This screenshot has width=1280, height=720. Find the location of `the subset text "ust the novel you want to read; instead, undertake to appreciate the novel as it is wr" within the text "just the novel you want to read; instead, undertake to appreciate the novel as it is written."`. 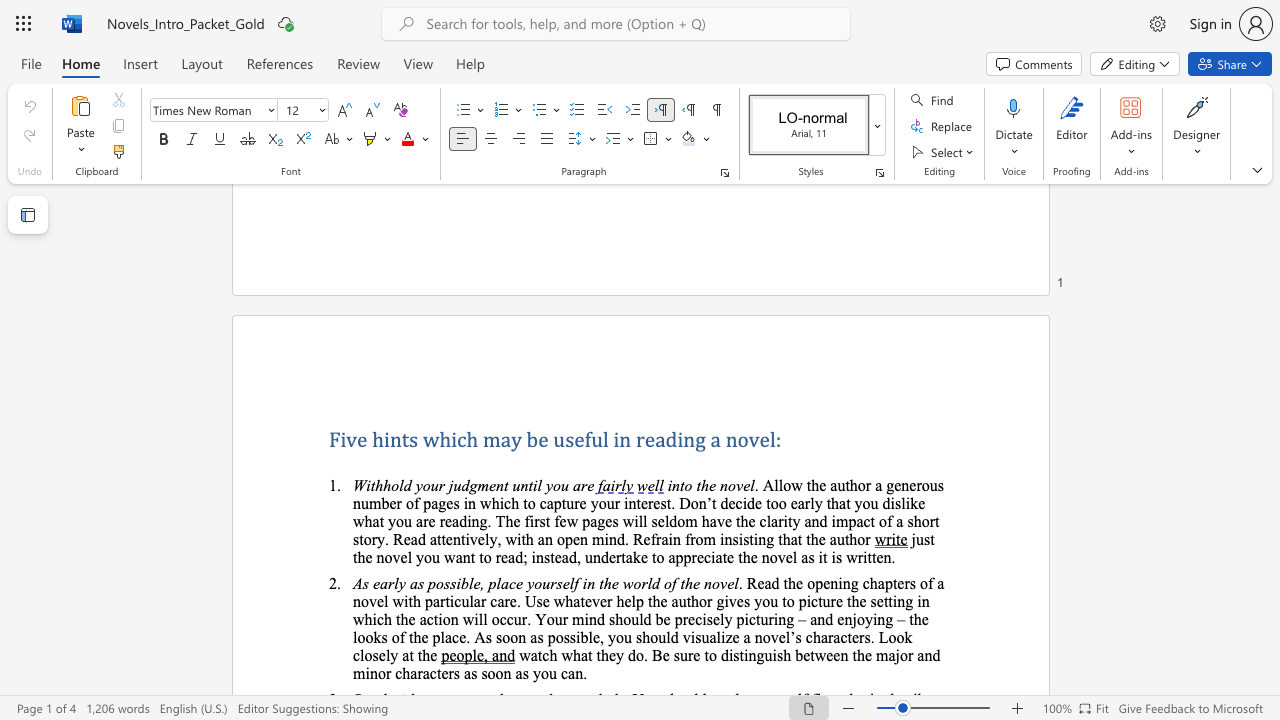

the subset text "ust the novel you want to read; instead, undertake to appreciate the novel as it is wr" within the text "just the novel you want to read; instead, undertake to appreciate the novel as it is written." is located at coordinates (914, 538).